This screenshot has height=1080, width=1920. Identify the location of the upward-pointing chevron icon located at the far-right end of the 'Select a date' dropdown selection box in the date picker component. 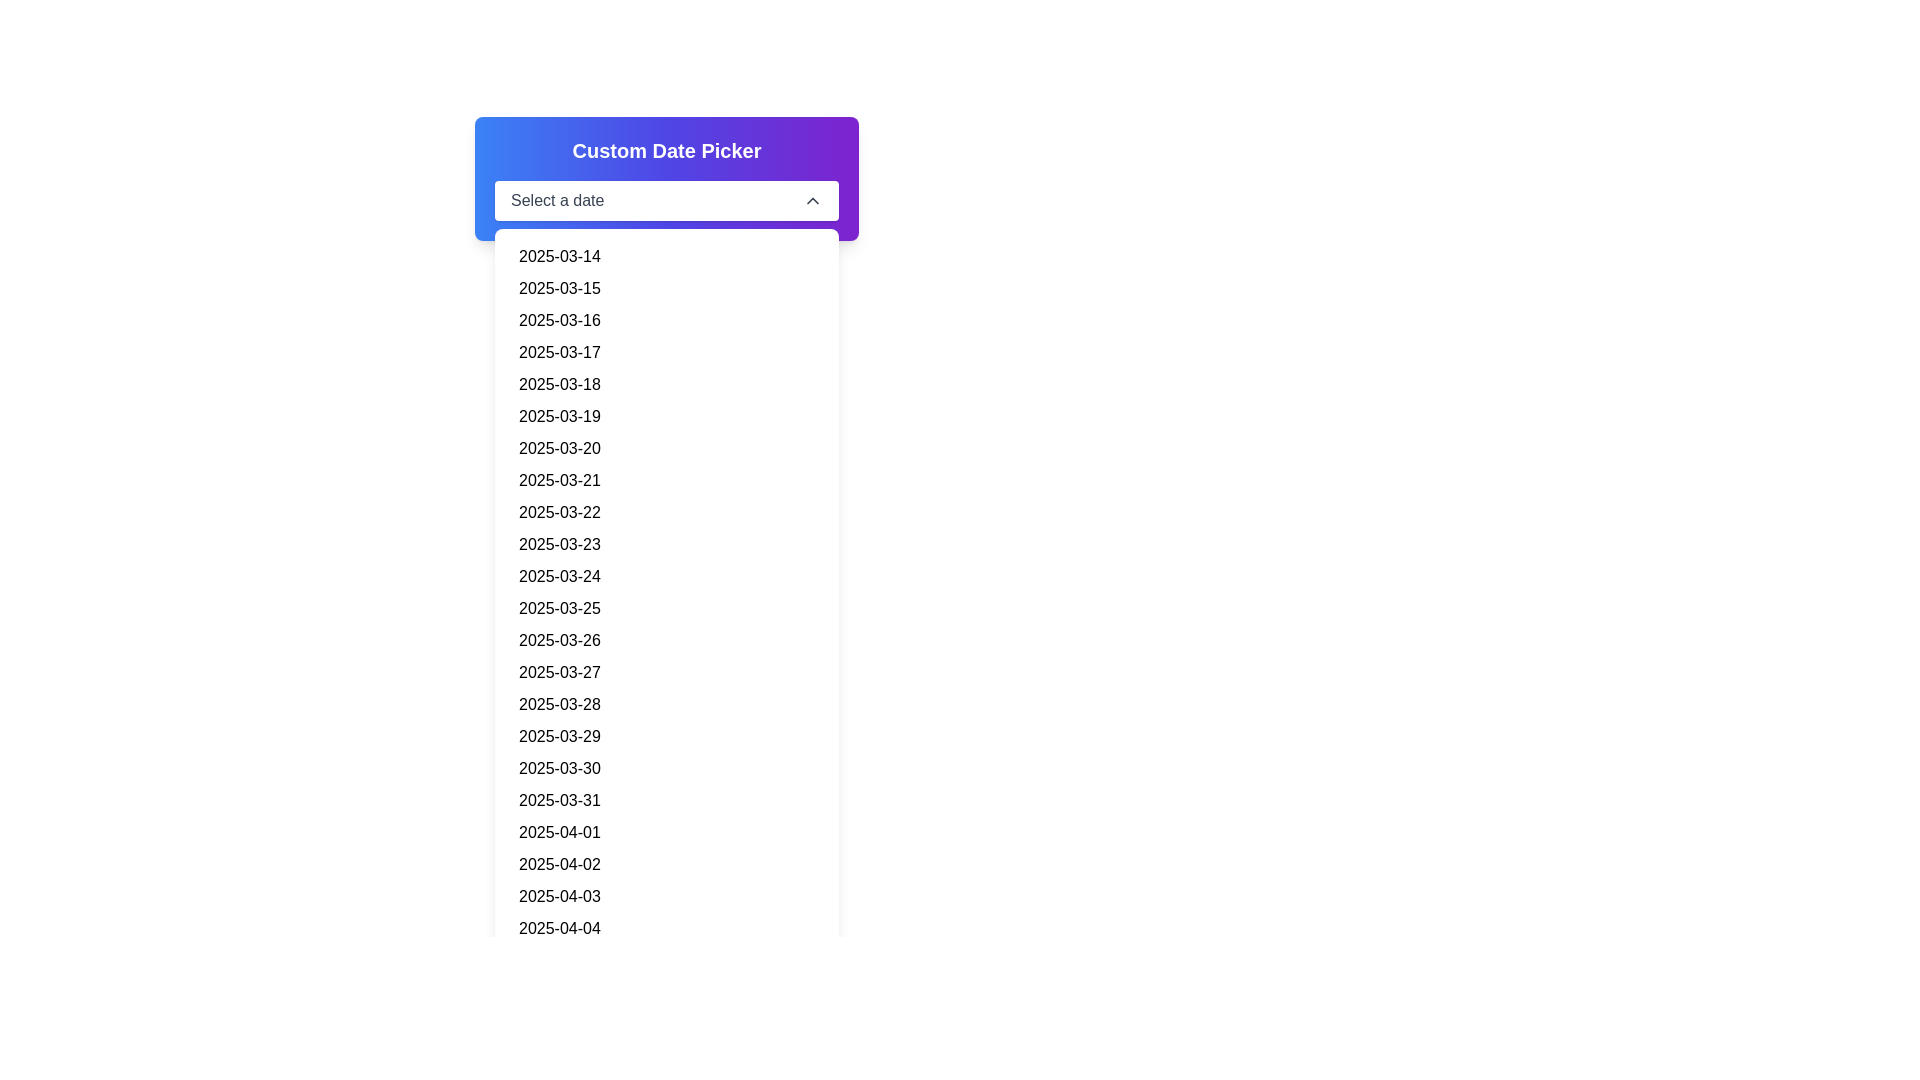
(812, 200).